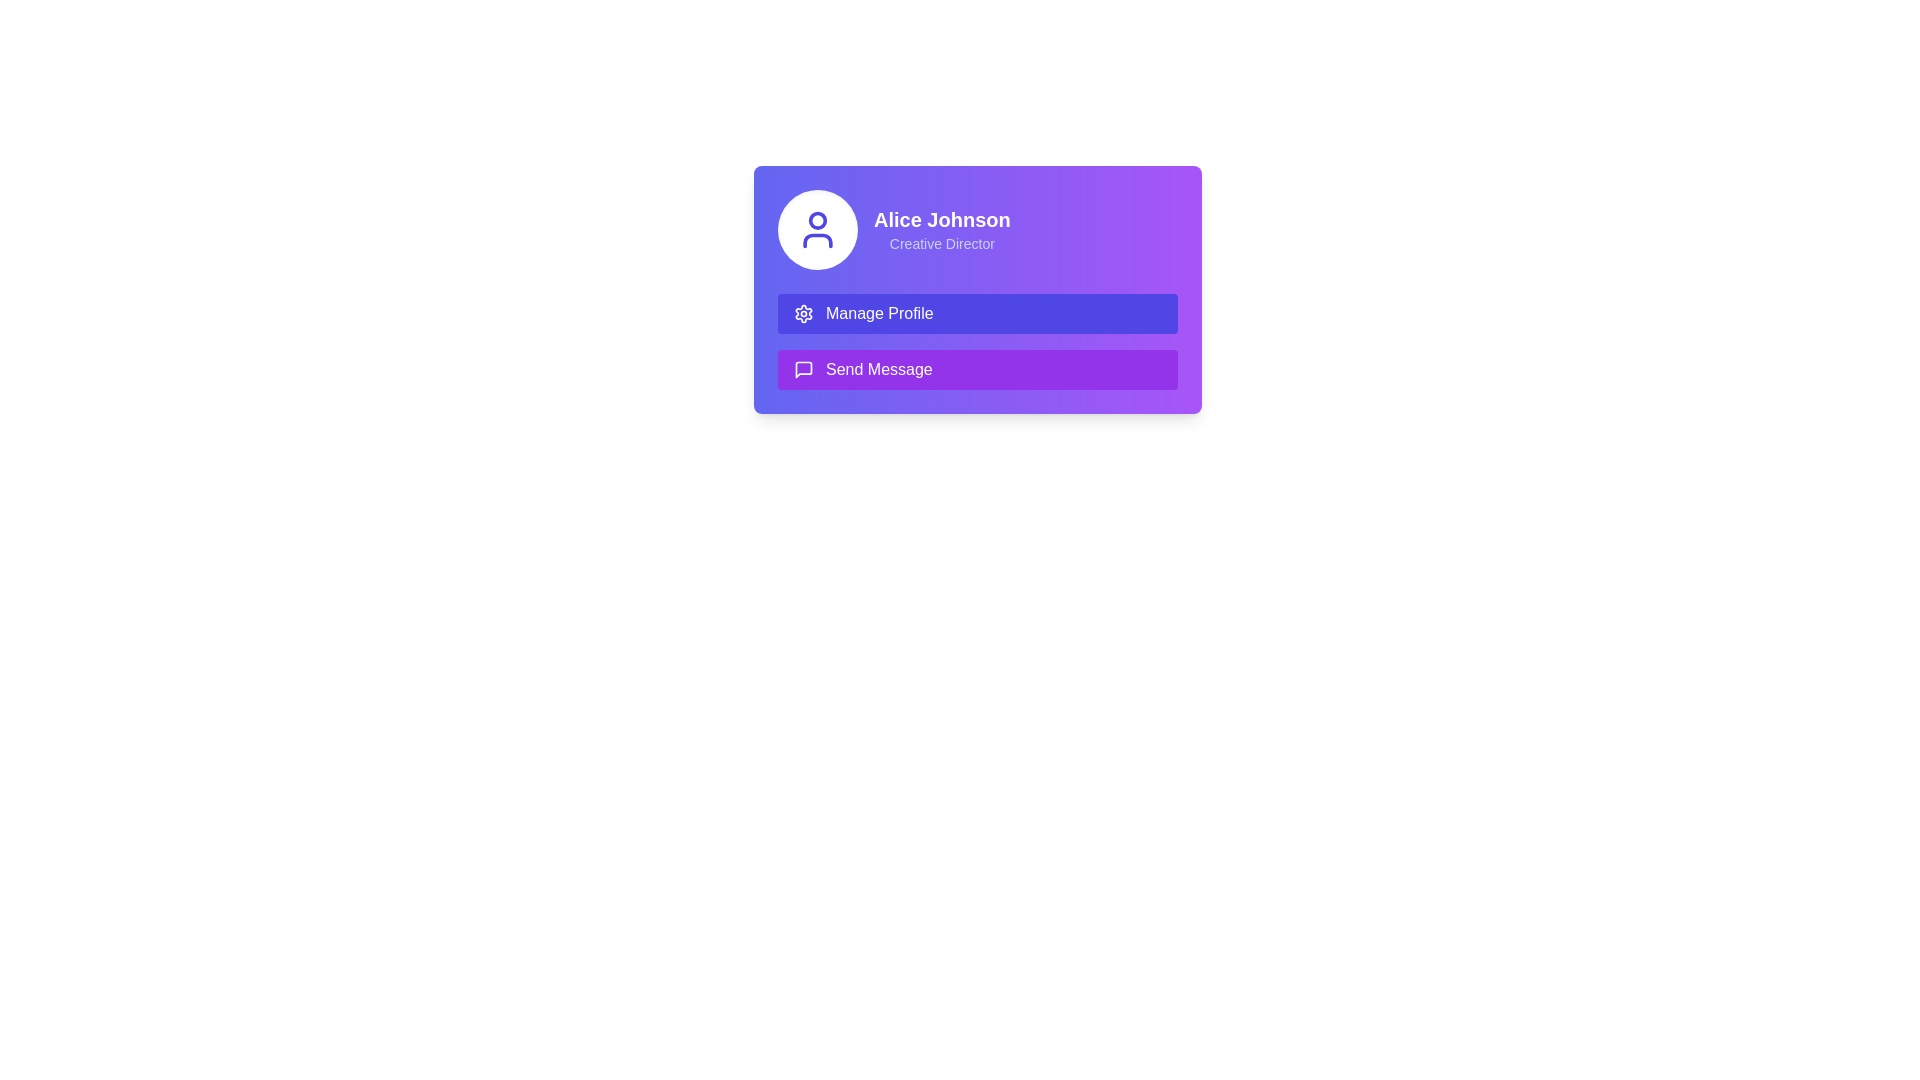 The width and height of the screenshot is (1920, 1080). Describe the element at coordinates (804, 370) in the screenshot. I see `the 'Send Message' icon that visually represents the message functionality, located within the button below the 'Manage Profile' button` at that location.